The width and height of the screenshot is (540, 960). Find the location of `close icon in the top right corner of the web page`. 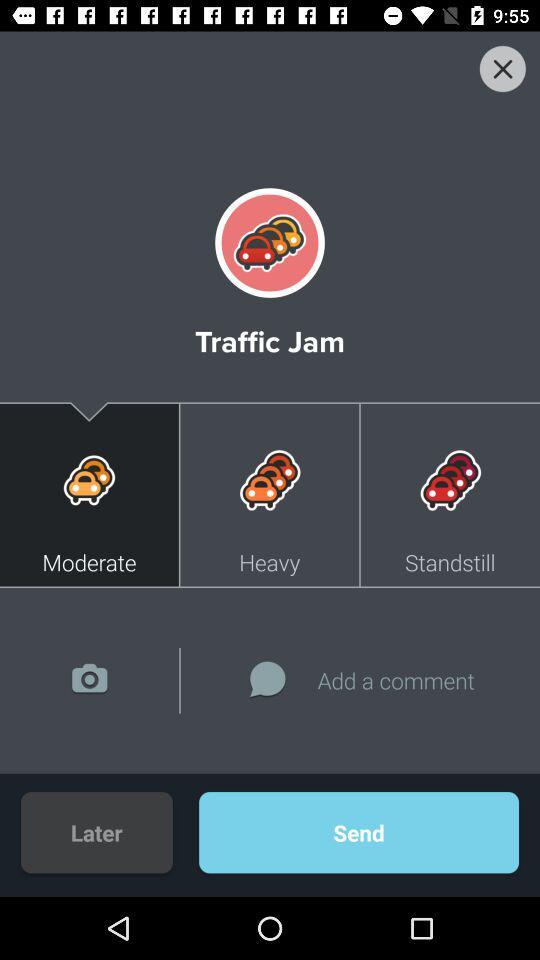

close icon in the top right corner of the web page is located at coordinates (501, 69).